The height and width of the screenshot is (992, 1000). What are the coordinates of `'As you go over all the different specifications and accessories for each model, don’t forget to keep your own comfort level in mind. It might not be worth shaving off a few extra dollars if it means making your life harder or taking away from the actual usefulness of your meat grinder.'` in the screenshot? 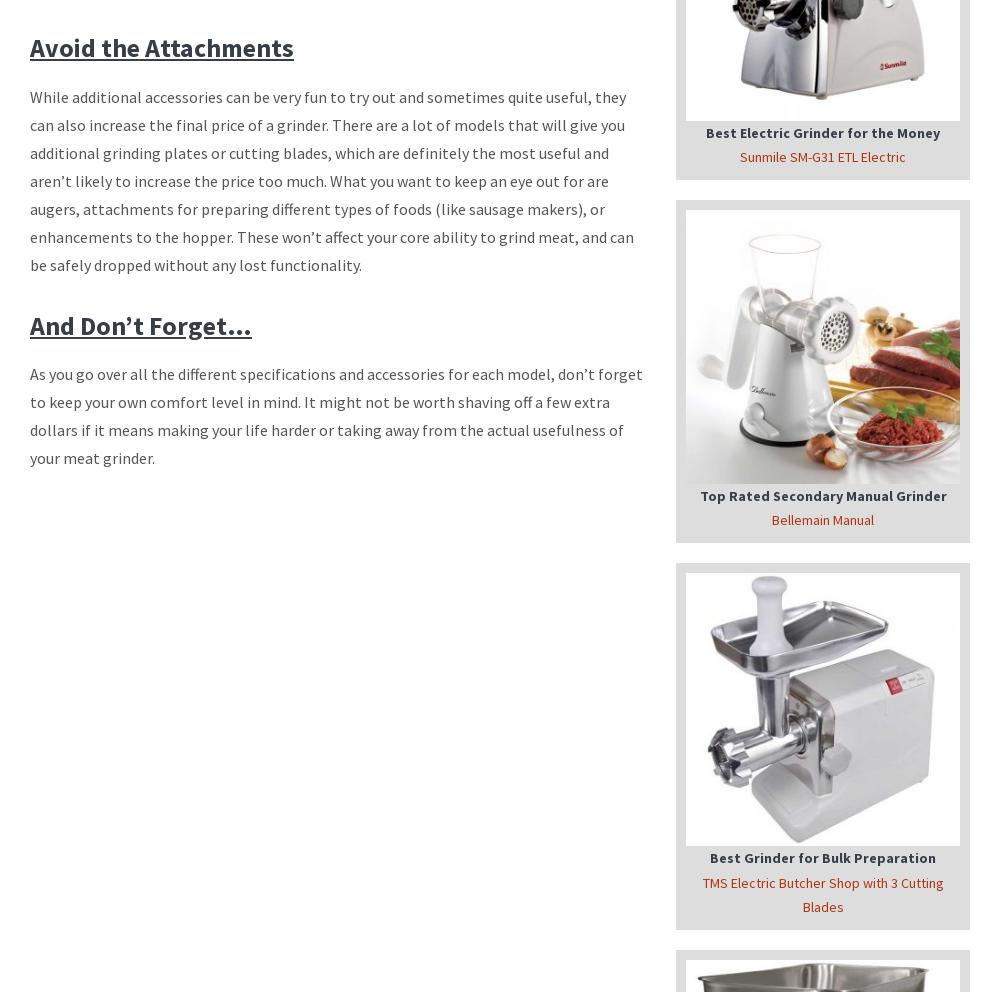 It's located at (335, 415).